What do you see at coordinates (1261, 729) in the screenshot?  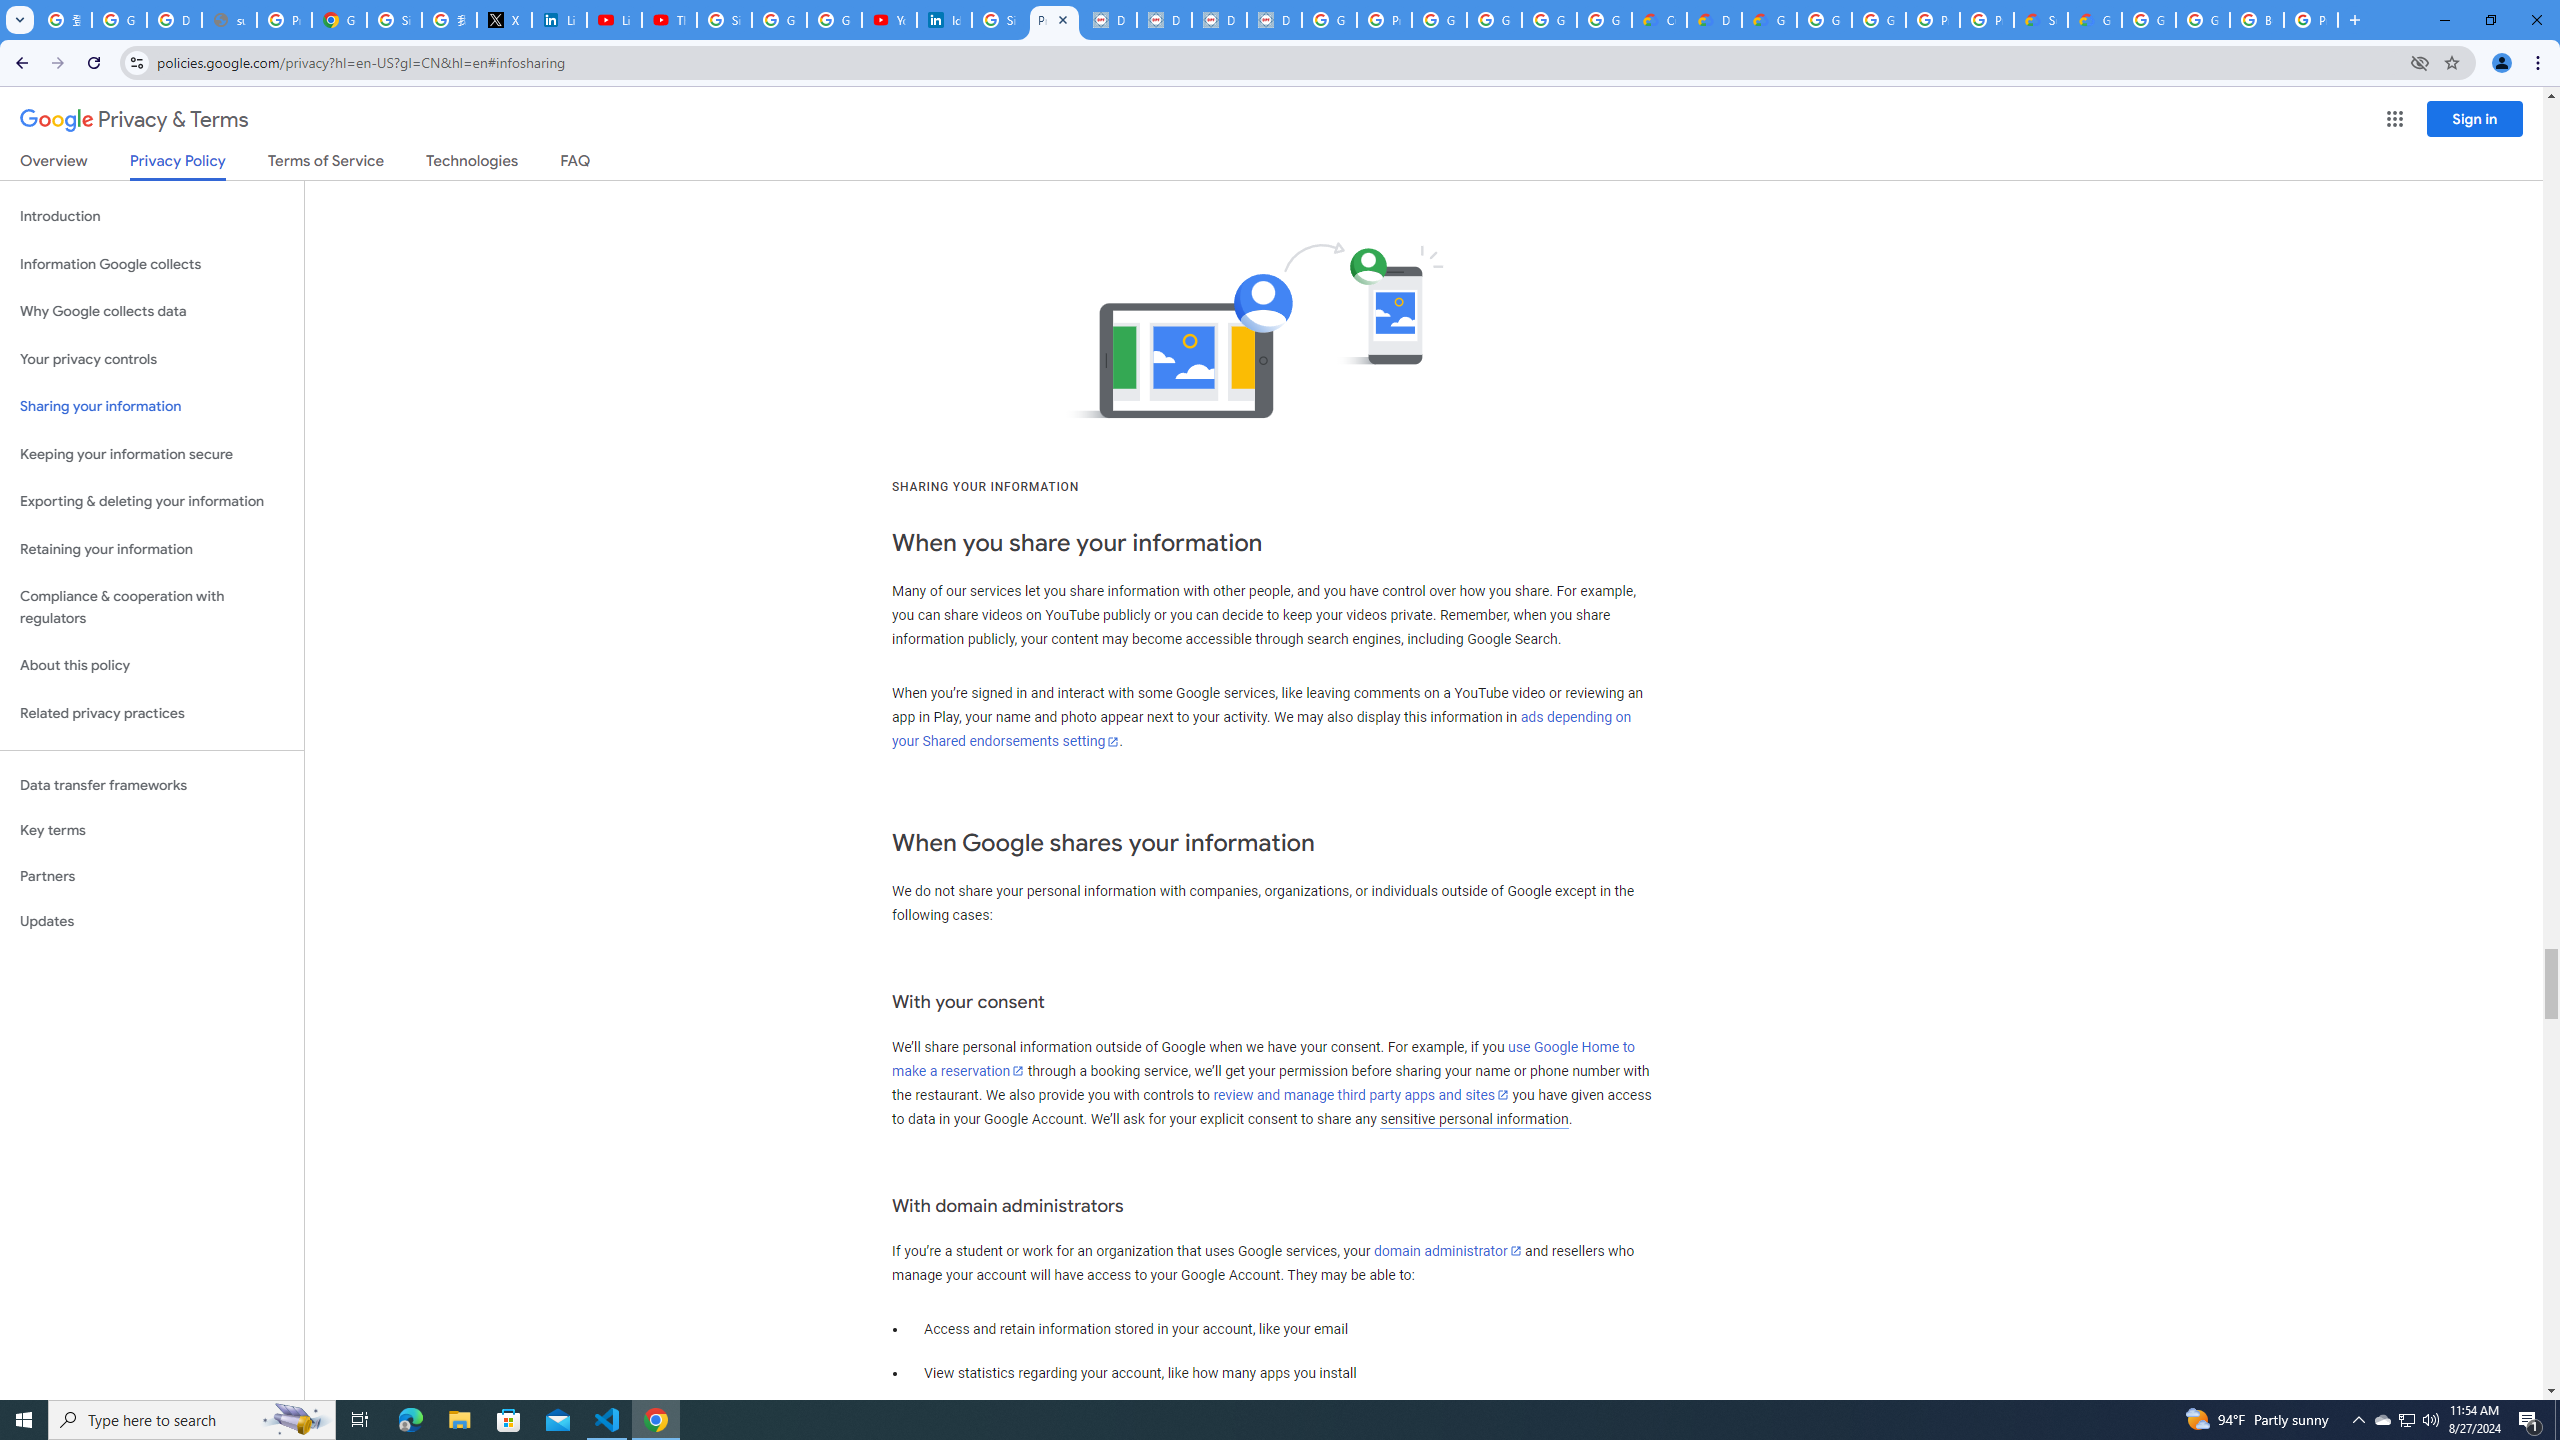 I see `'ads depending on your Shared endorsements setting'` at bounding box center [1261, 729].